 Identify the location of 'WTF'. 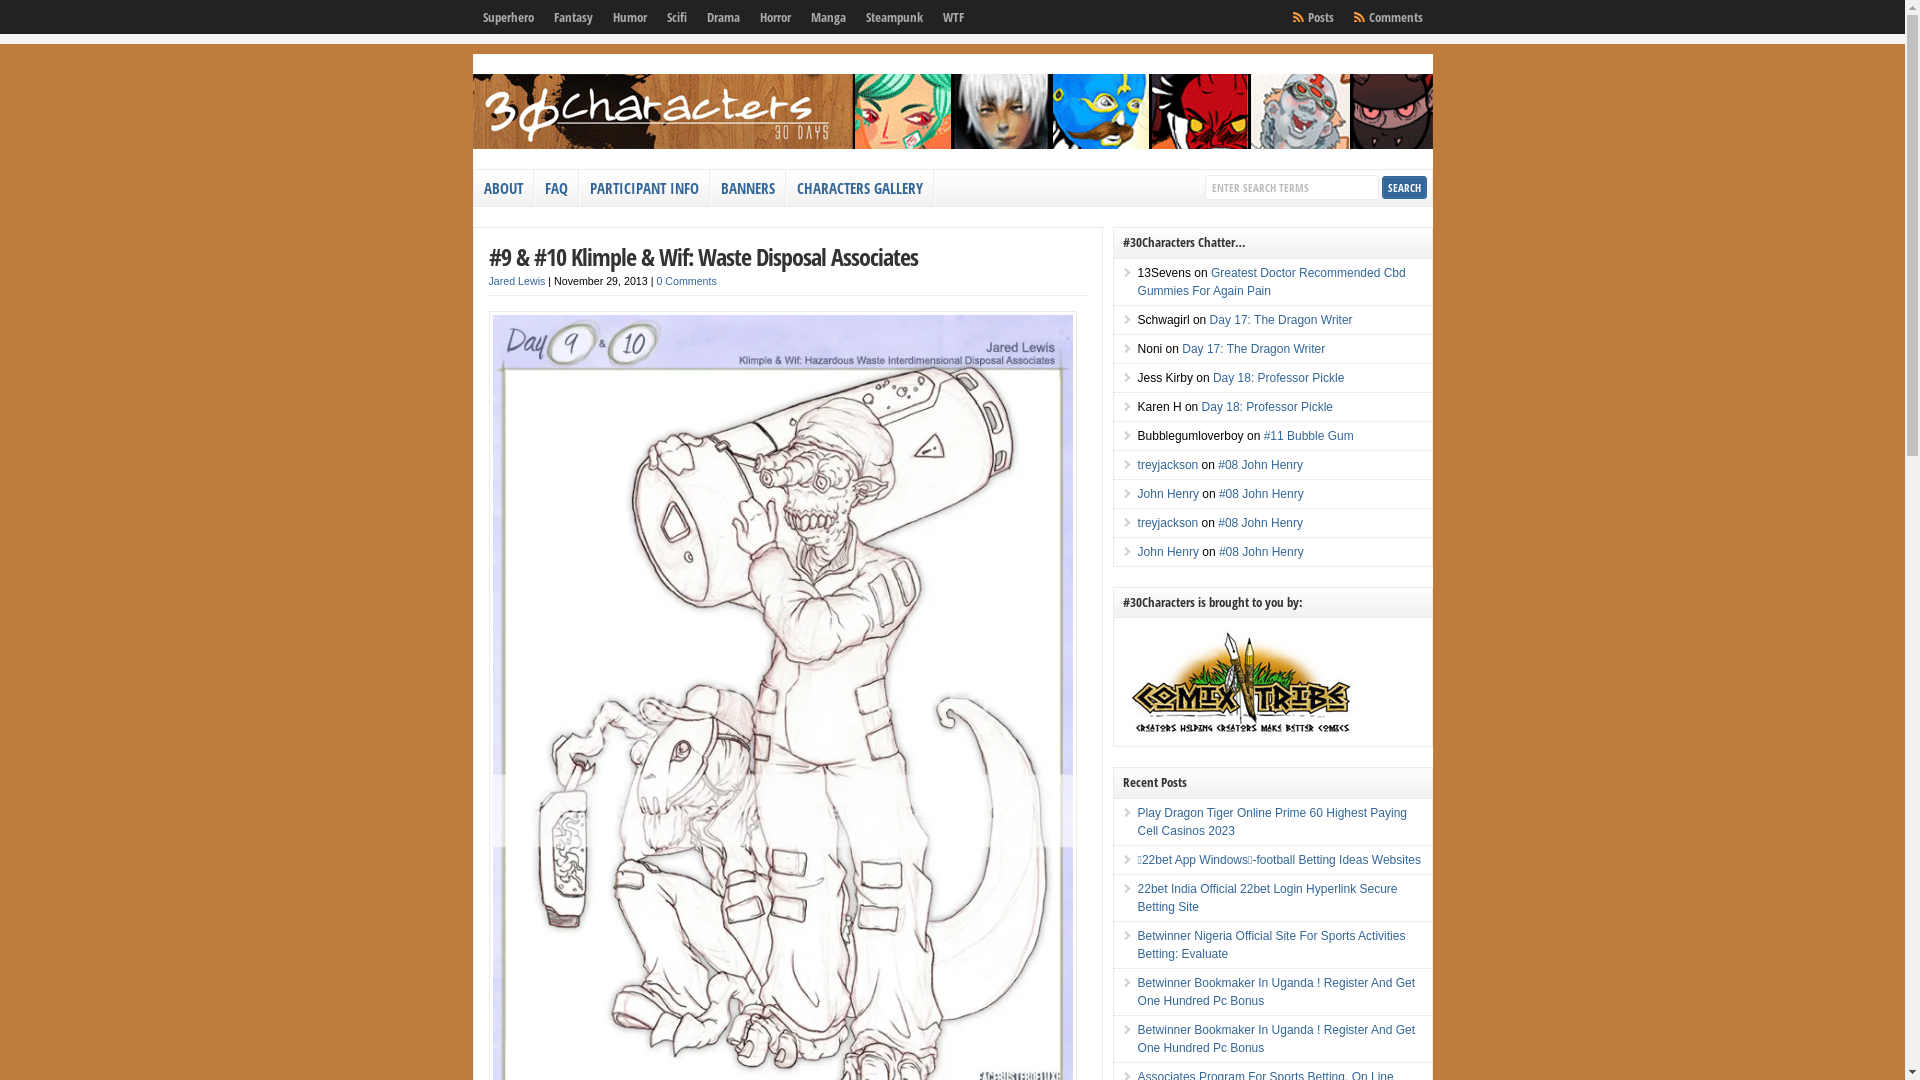
(930, 16).